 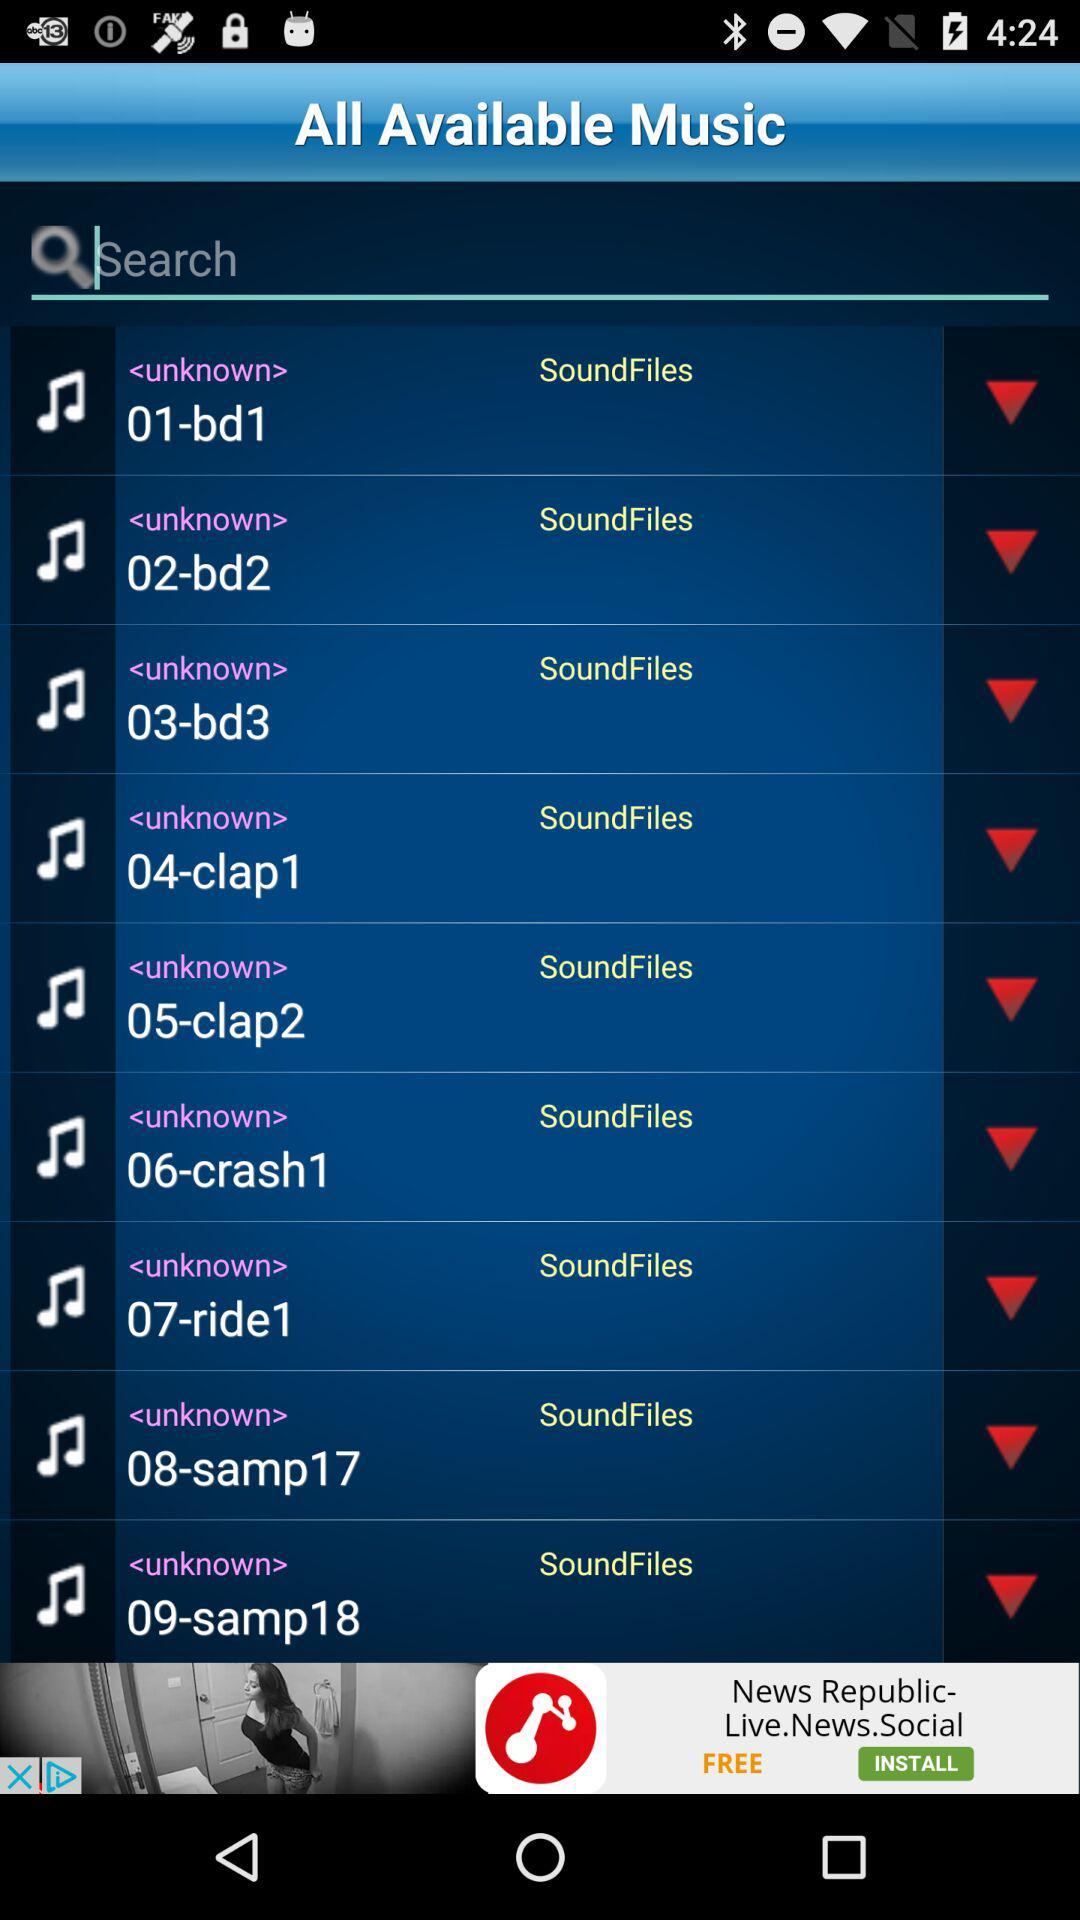 What do you see at coordinates (540, 1727) in the screenshot?
I see `adverts` at bounding box center [540, 1727].